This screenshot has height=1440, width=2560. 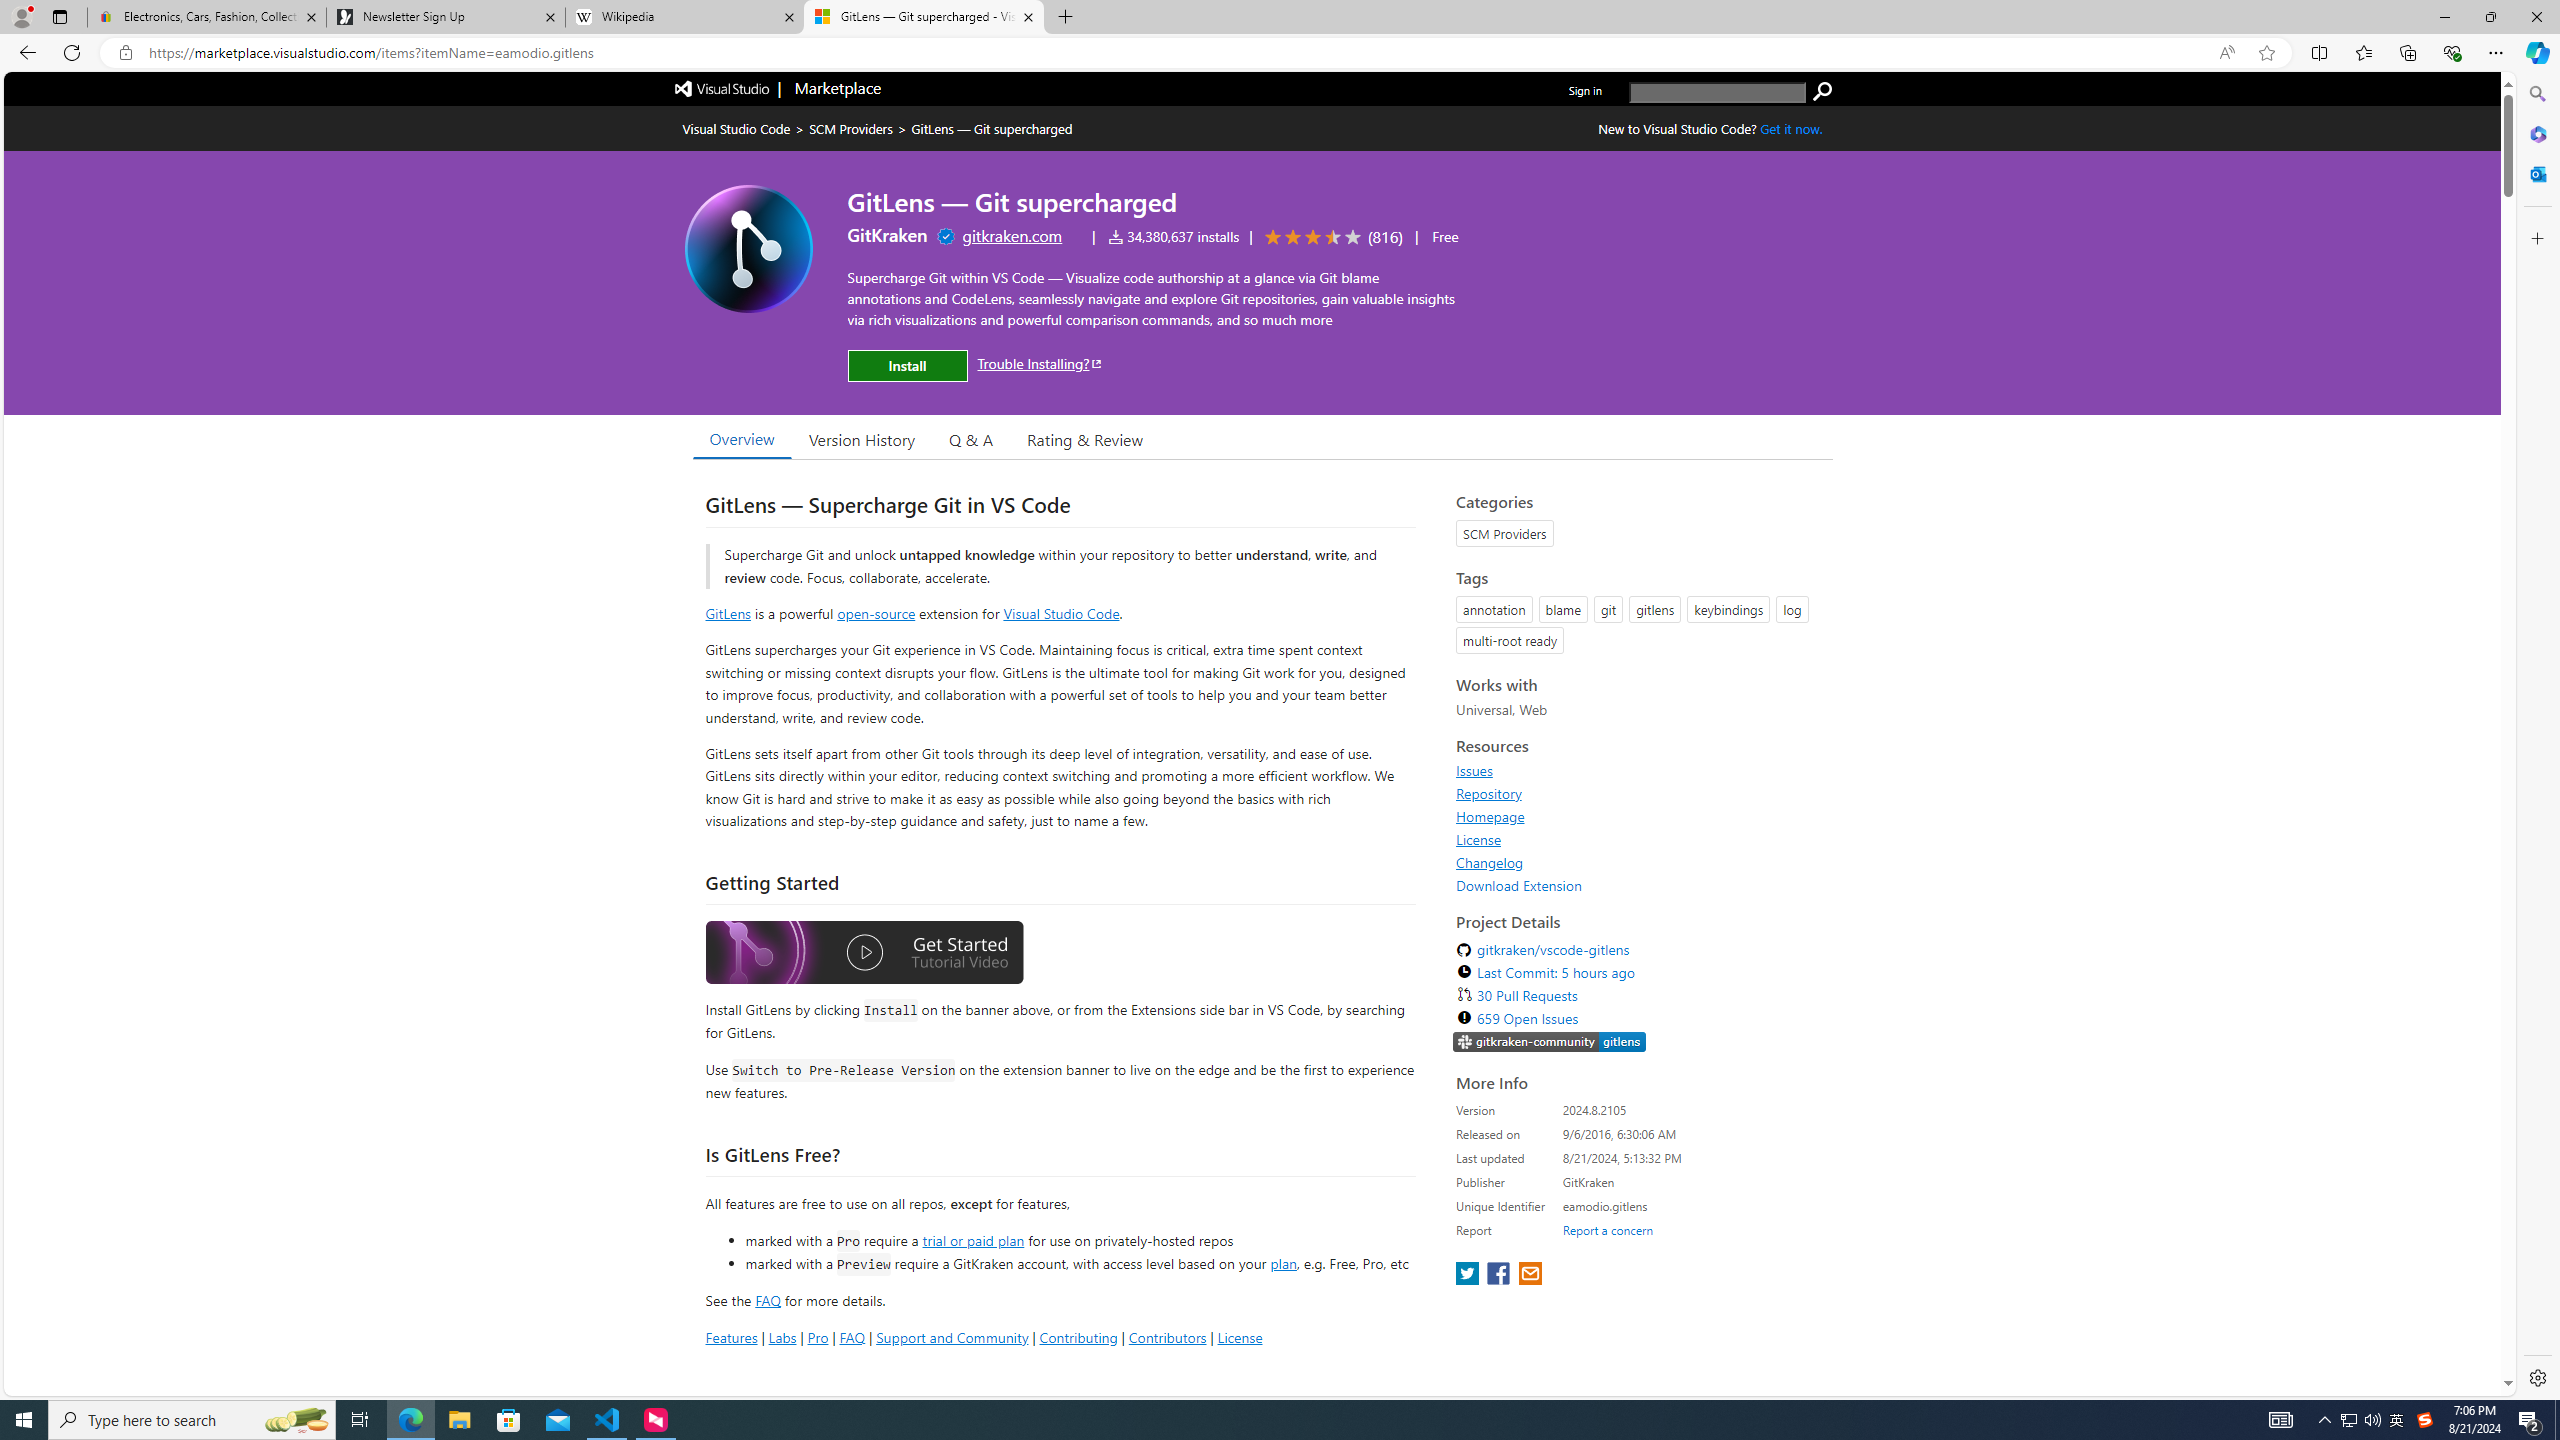 What do you see at coordinates (1549, 1041) in the screenshot?
I see `'https://slack.gitkraken.com//'` at bounding box center [1549, 1041].